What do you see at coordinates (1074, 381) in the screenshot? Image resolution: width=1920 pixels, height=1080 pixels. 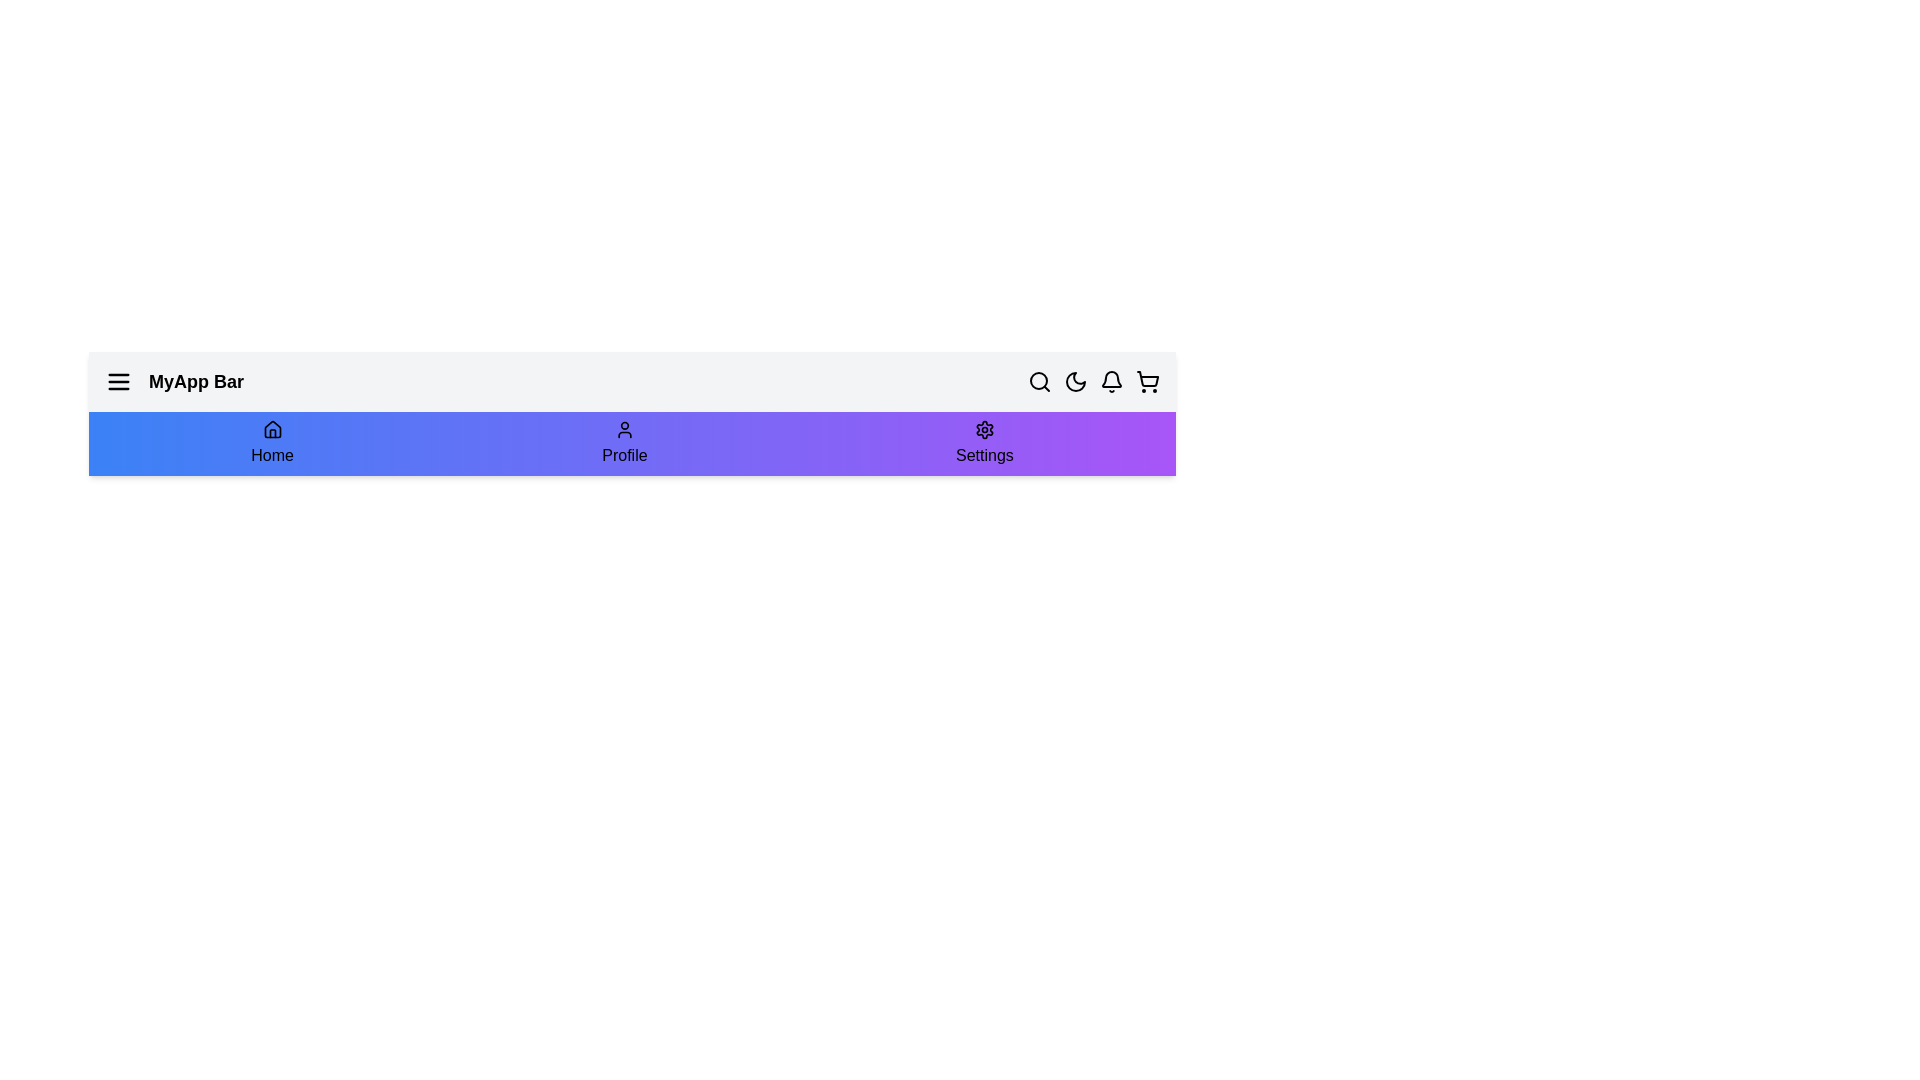 I see `the sun/moon icon to toggle the dark mode` at bounding box center [1074, 381].